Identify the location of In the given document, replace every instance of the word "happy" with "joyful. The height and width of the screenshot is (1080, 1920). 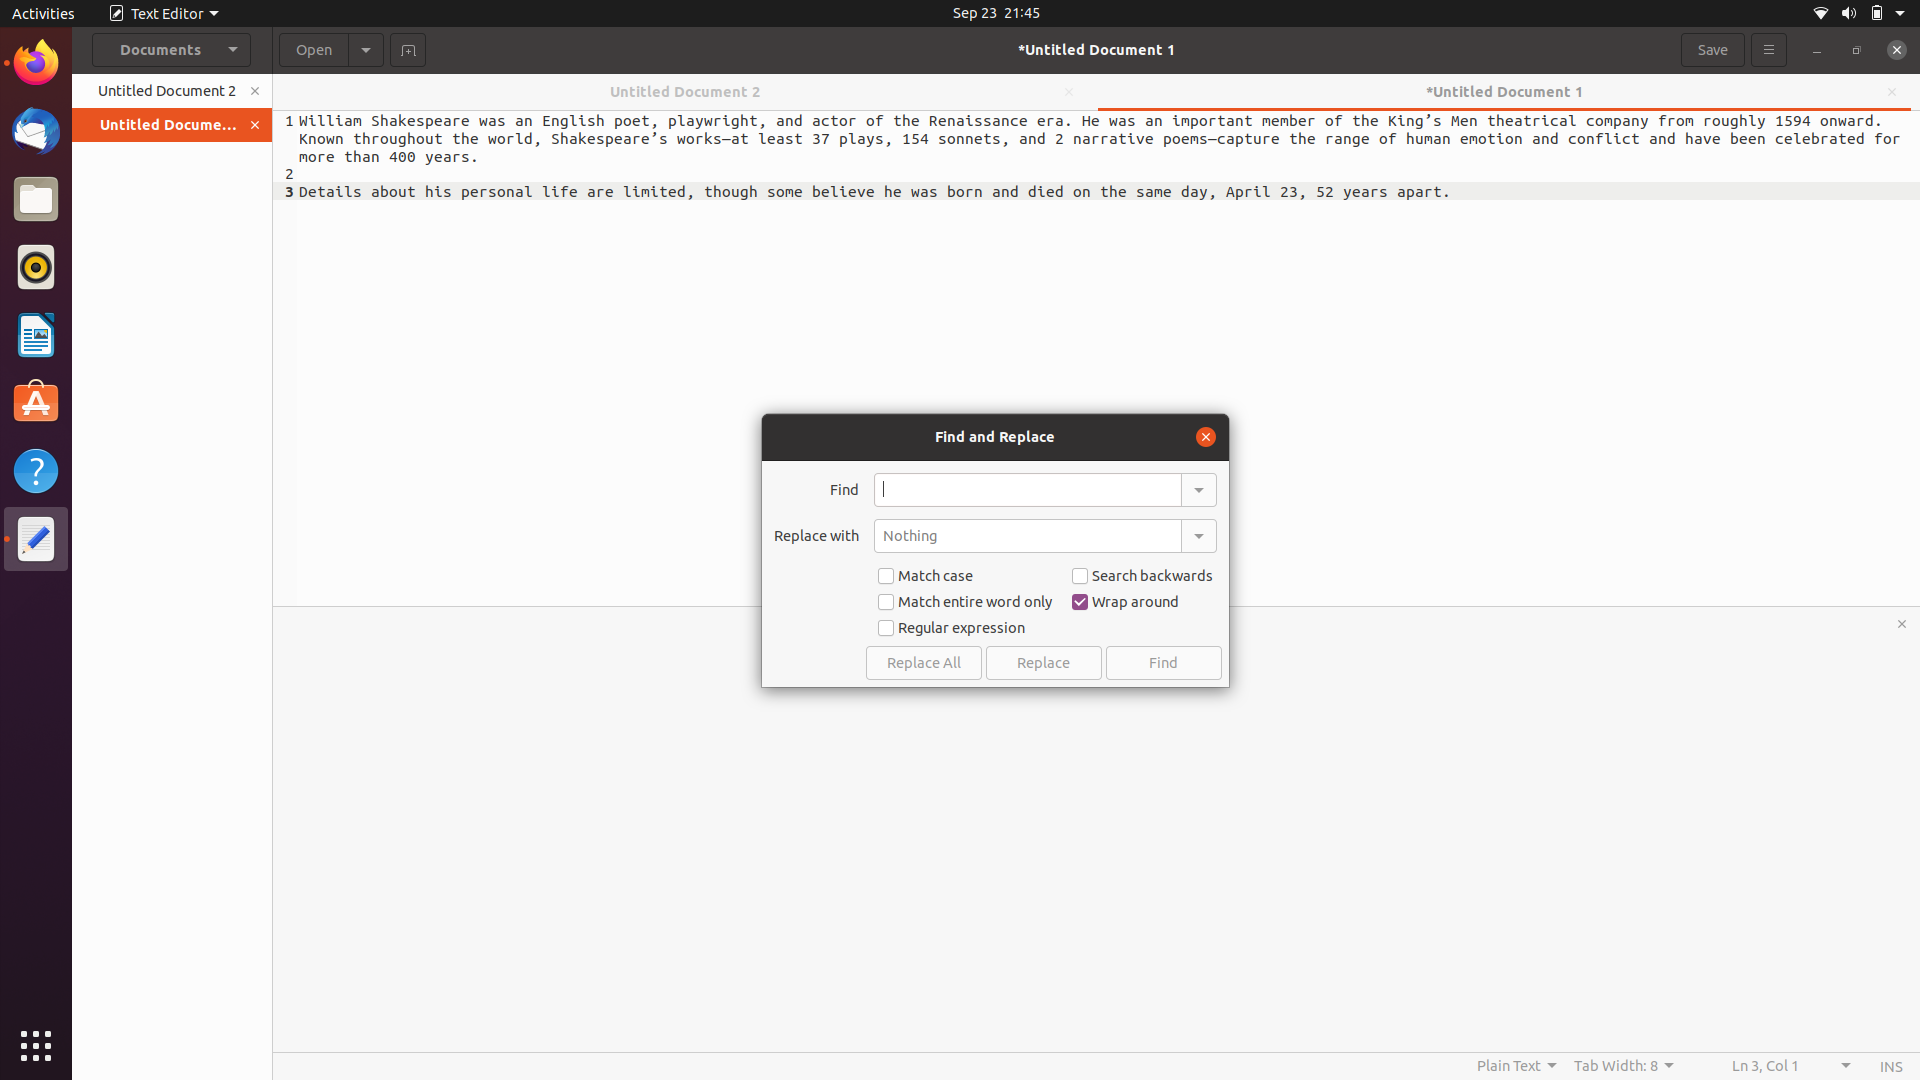
(1027, 489).